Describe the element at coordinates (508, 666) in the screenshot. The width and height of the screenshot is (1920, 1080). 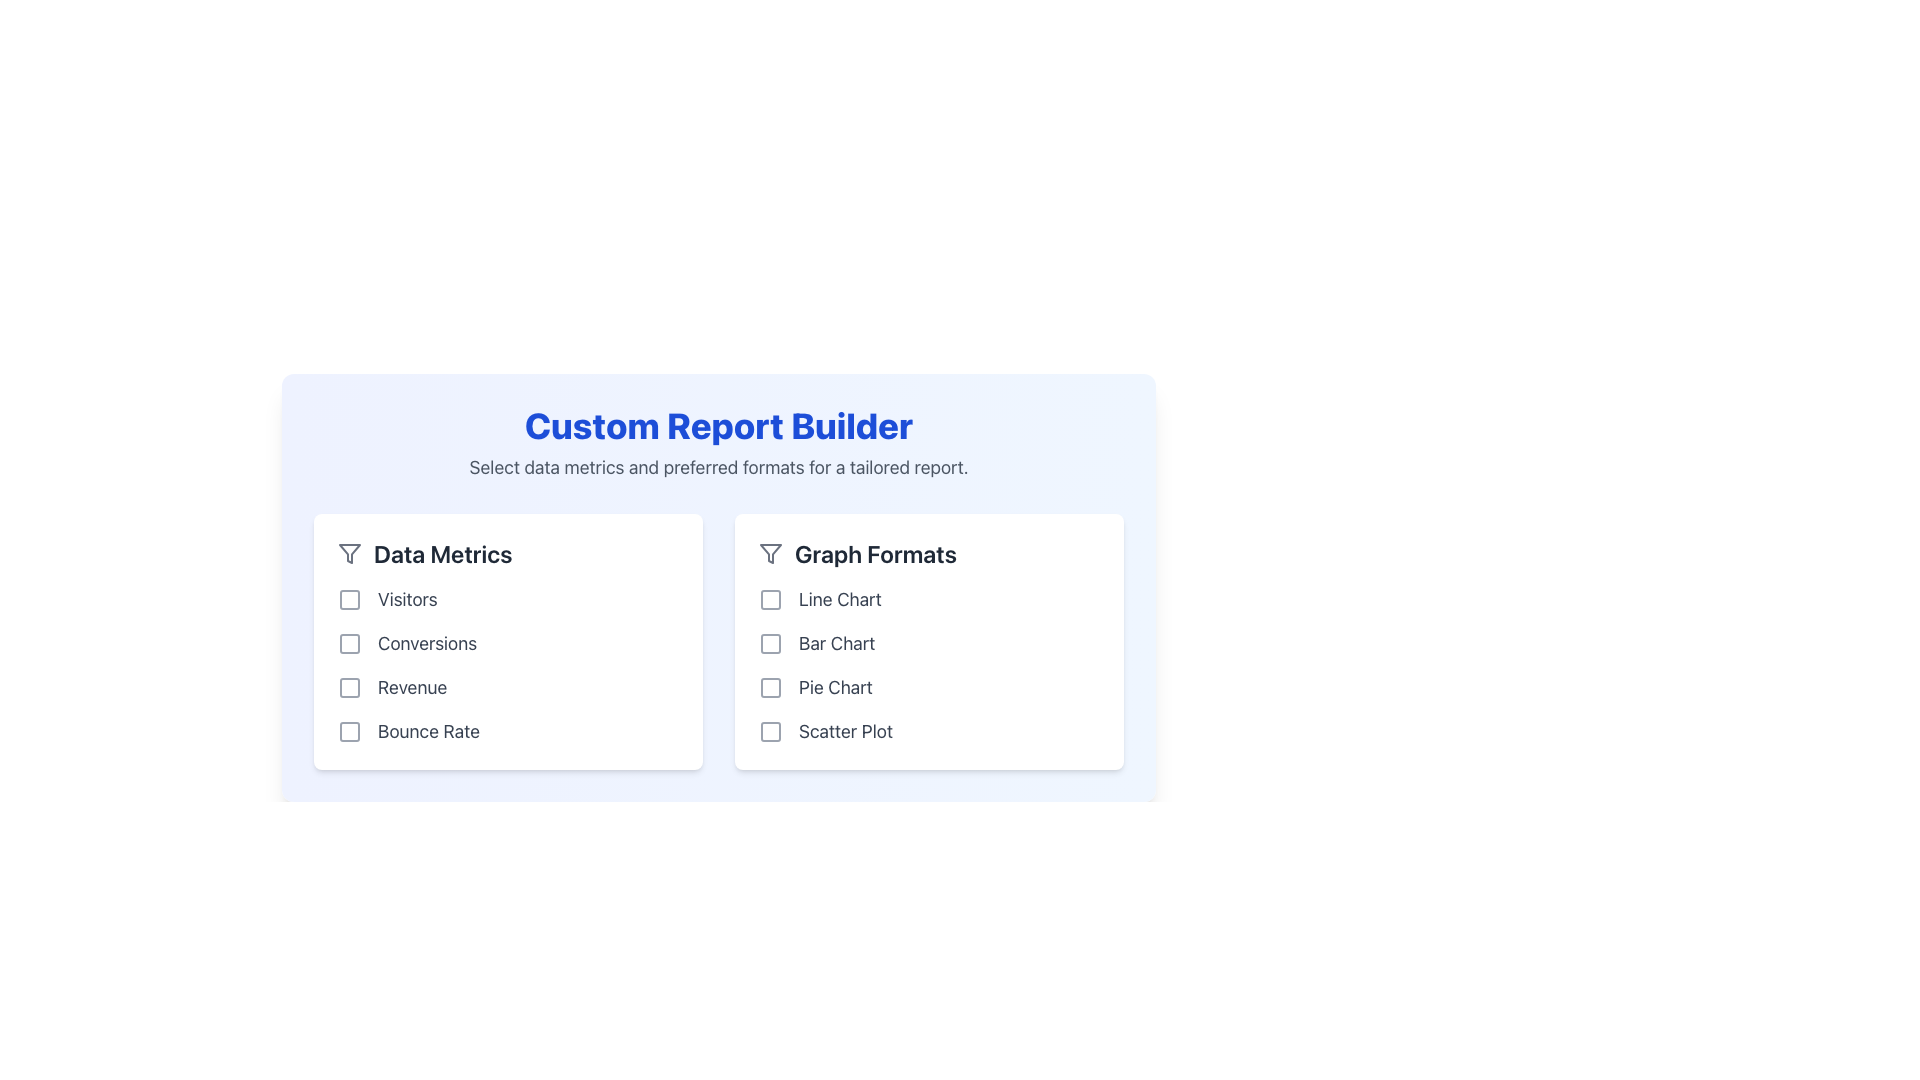
I see `the checkbox in the 'Data Metrics' card` at that location.